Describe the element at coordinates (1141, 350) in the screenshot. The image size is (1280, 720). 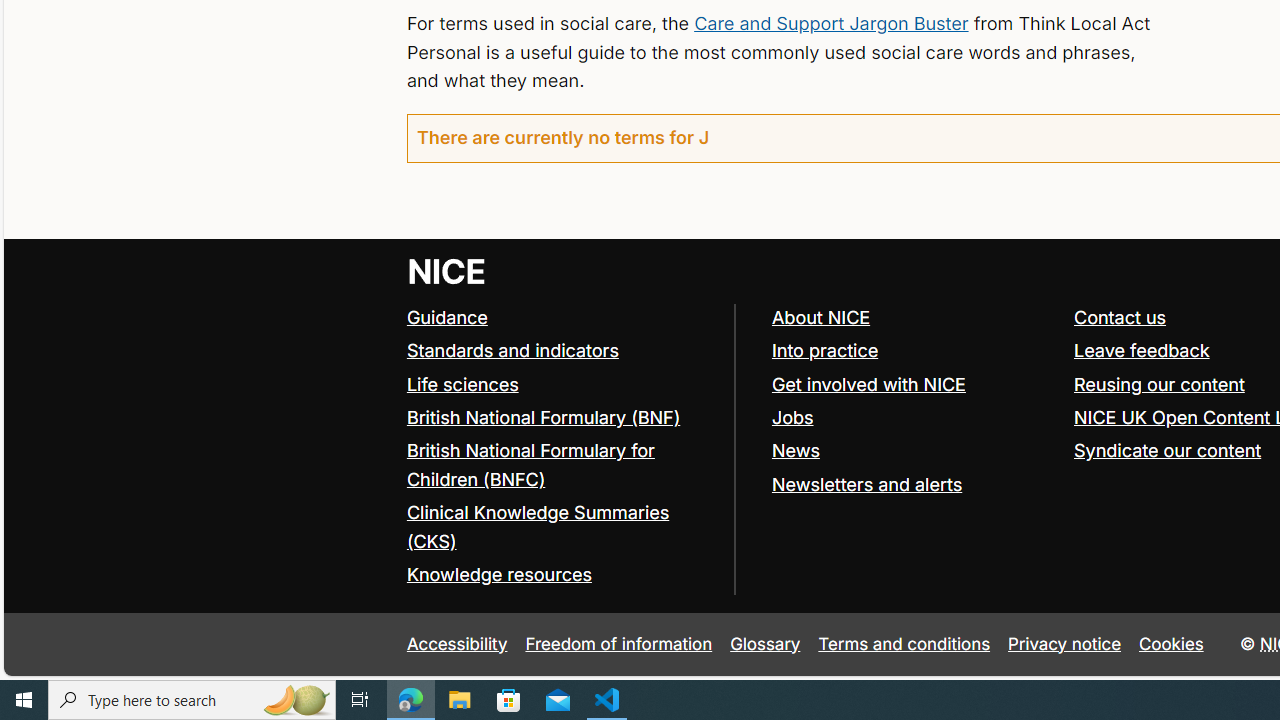
I see `'Leave feedback'` at that location.